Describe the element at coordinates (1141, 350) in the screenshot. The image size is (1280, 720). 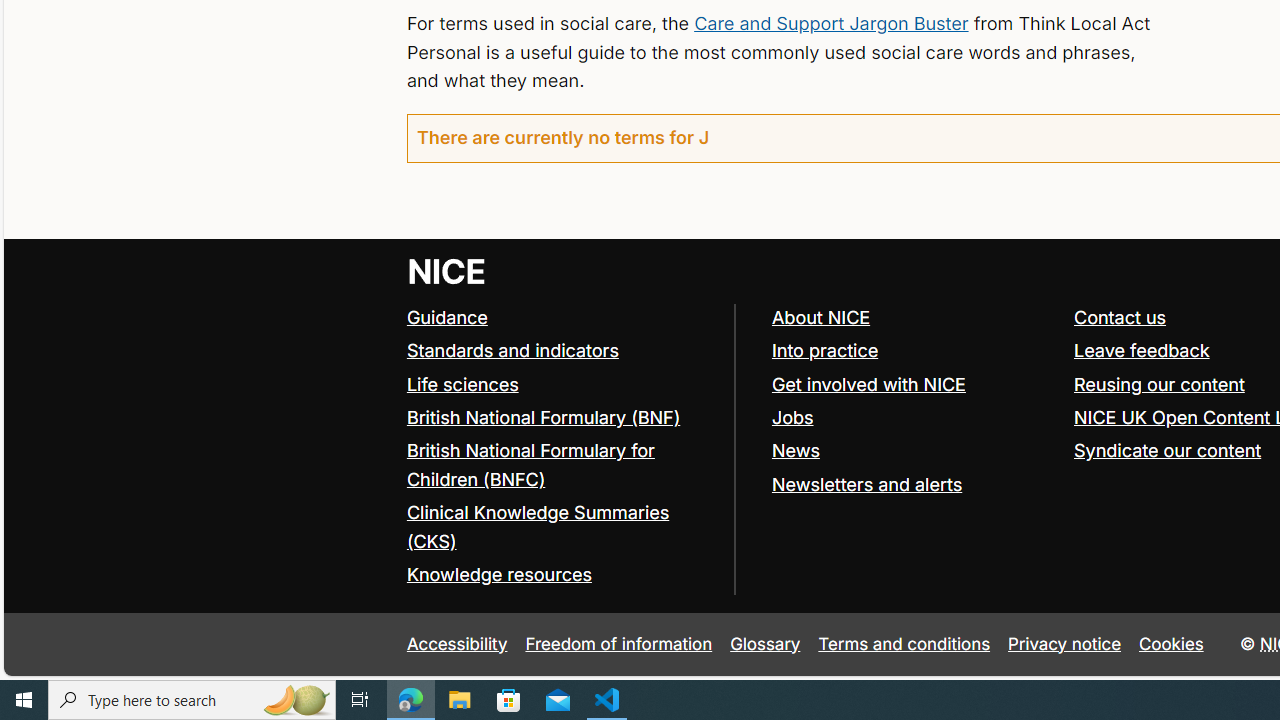
I see `'Leave feedback'` at that location.